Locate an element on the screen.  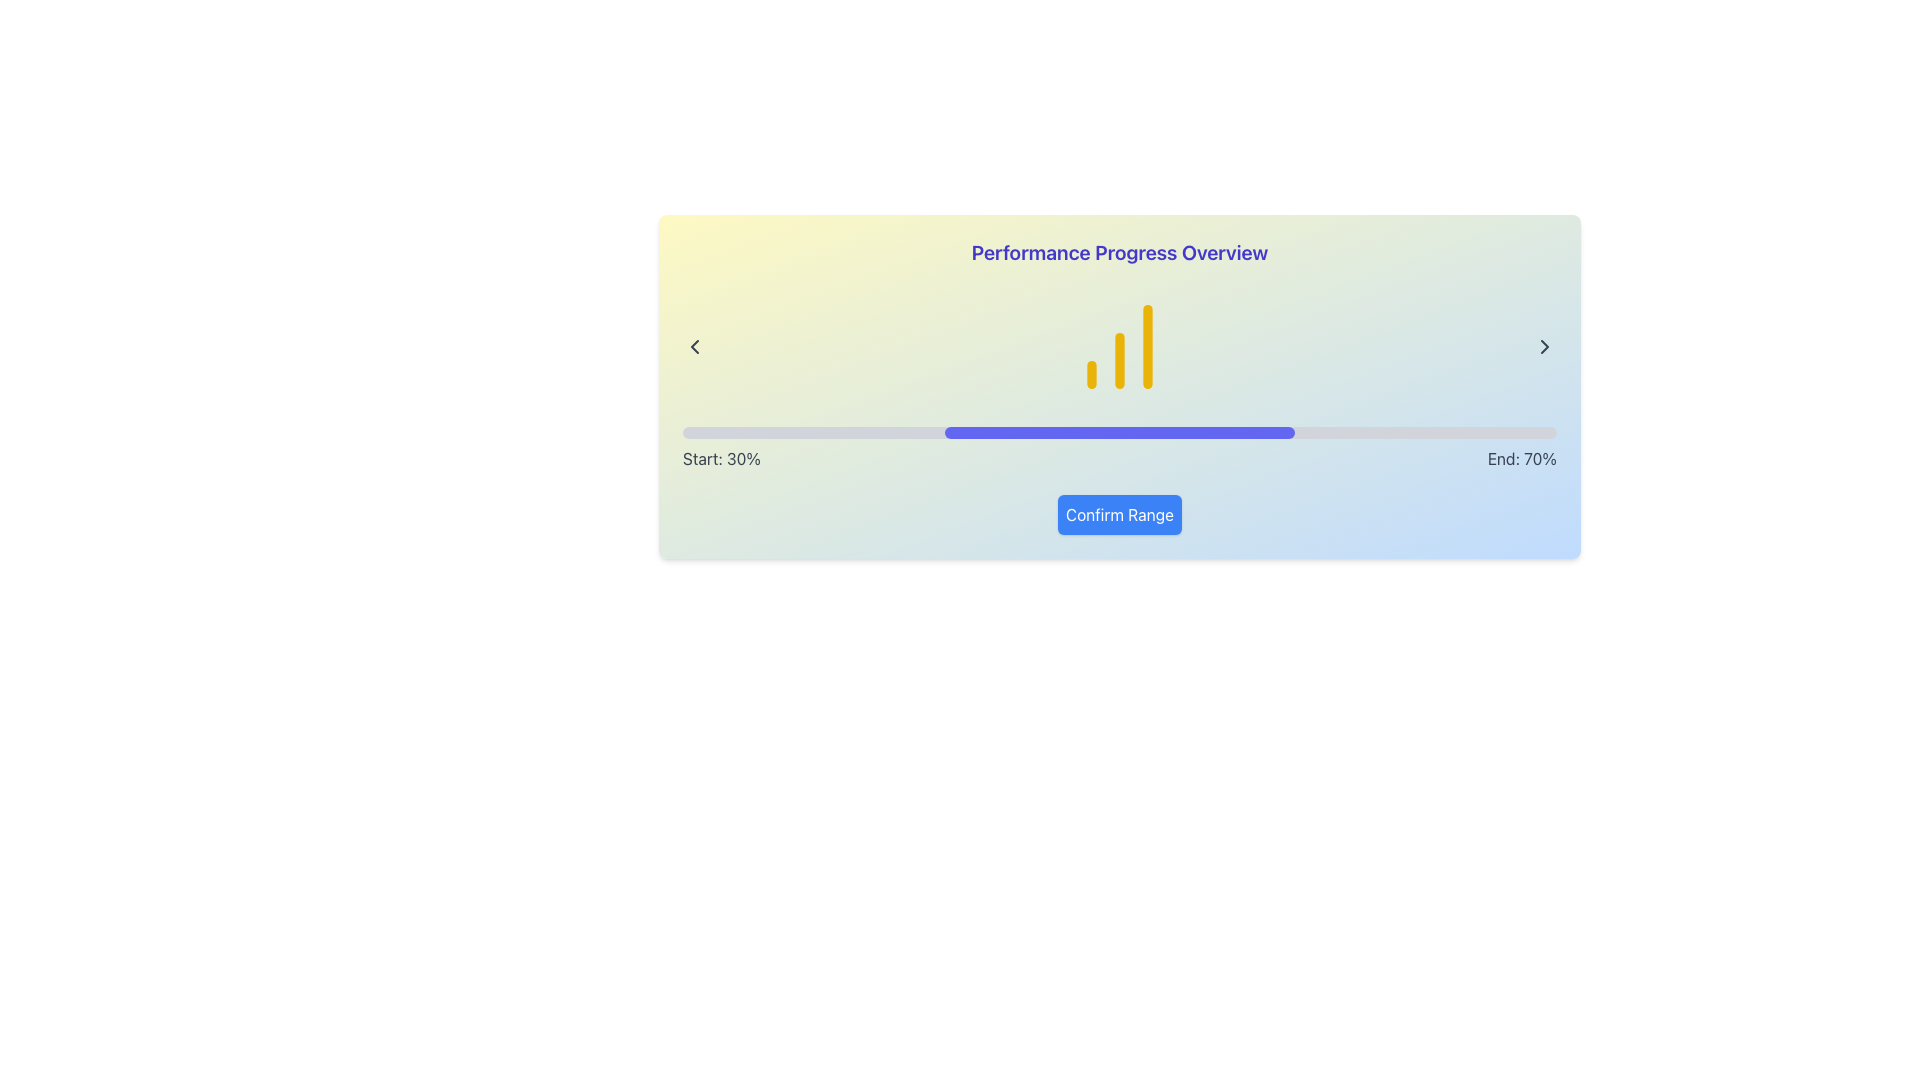
the Visual Chart Icon, which is a representation of a column chart with three yellow vertical bars of varying heights, located centrally between navigation icons and above the text 'Performance Progress Overview.' is located at coordinates (1118, 346).